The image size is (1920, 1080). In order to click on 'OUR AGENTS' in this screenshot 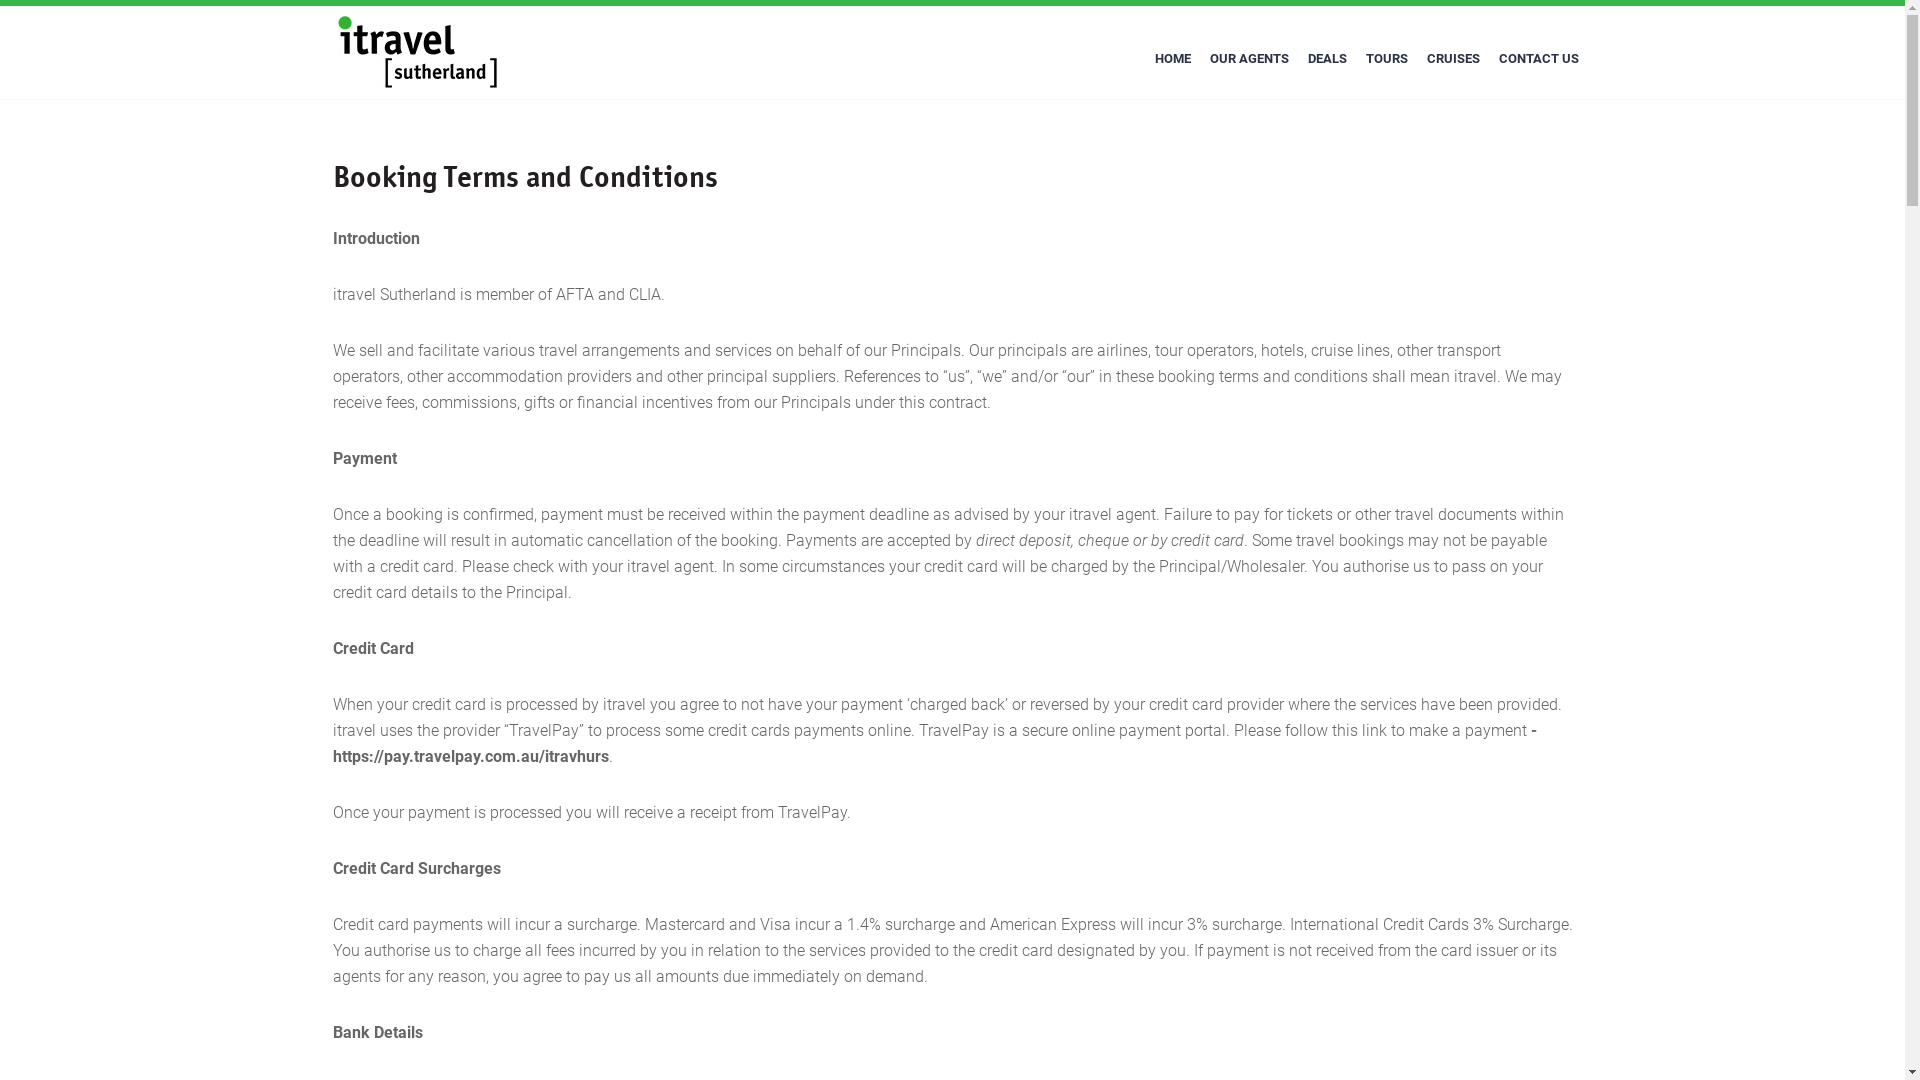, I will do `click(1200, 57)`.